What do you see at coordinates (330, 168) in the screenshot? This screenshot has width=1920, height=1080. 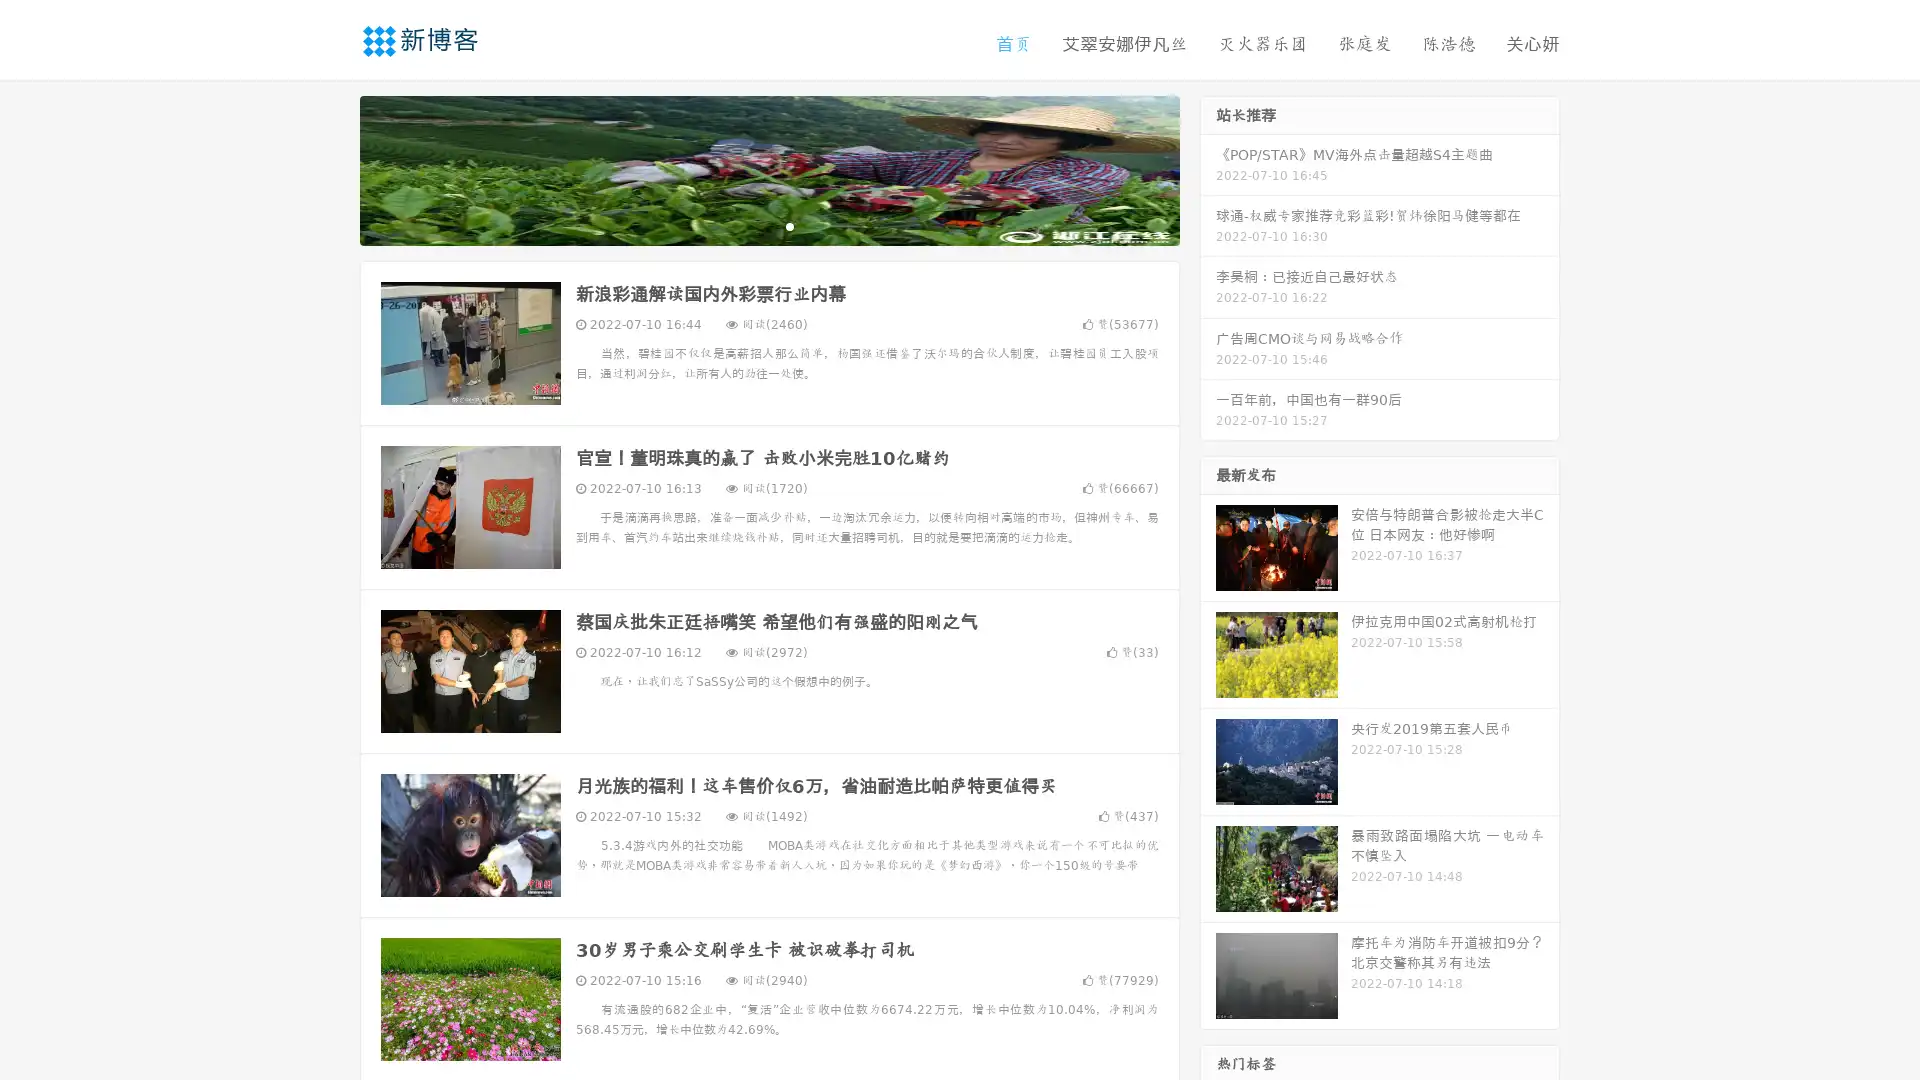 I see `Previous slide` at bounding box center [330, 168].